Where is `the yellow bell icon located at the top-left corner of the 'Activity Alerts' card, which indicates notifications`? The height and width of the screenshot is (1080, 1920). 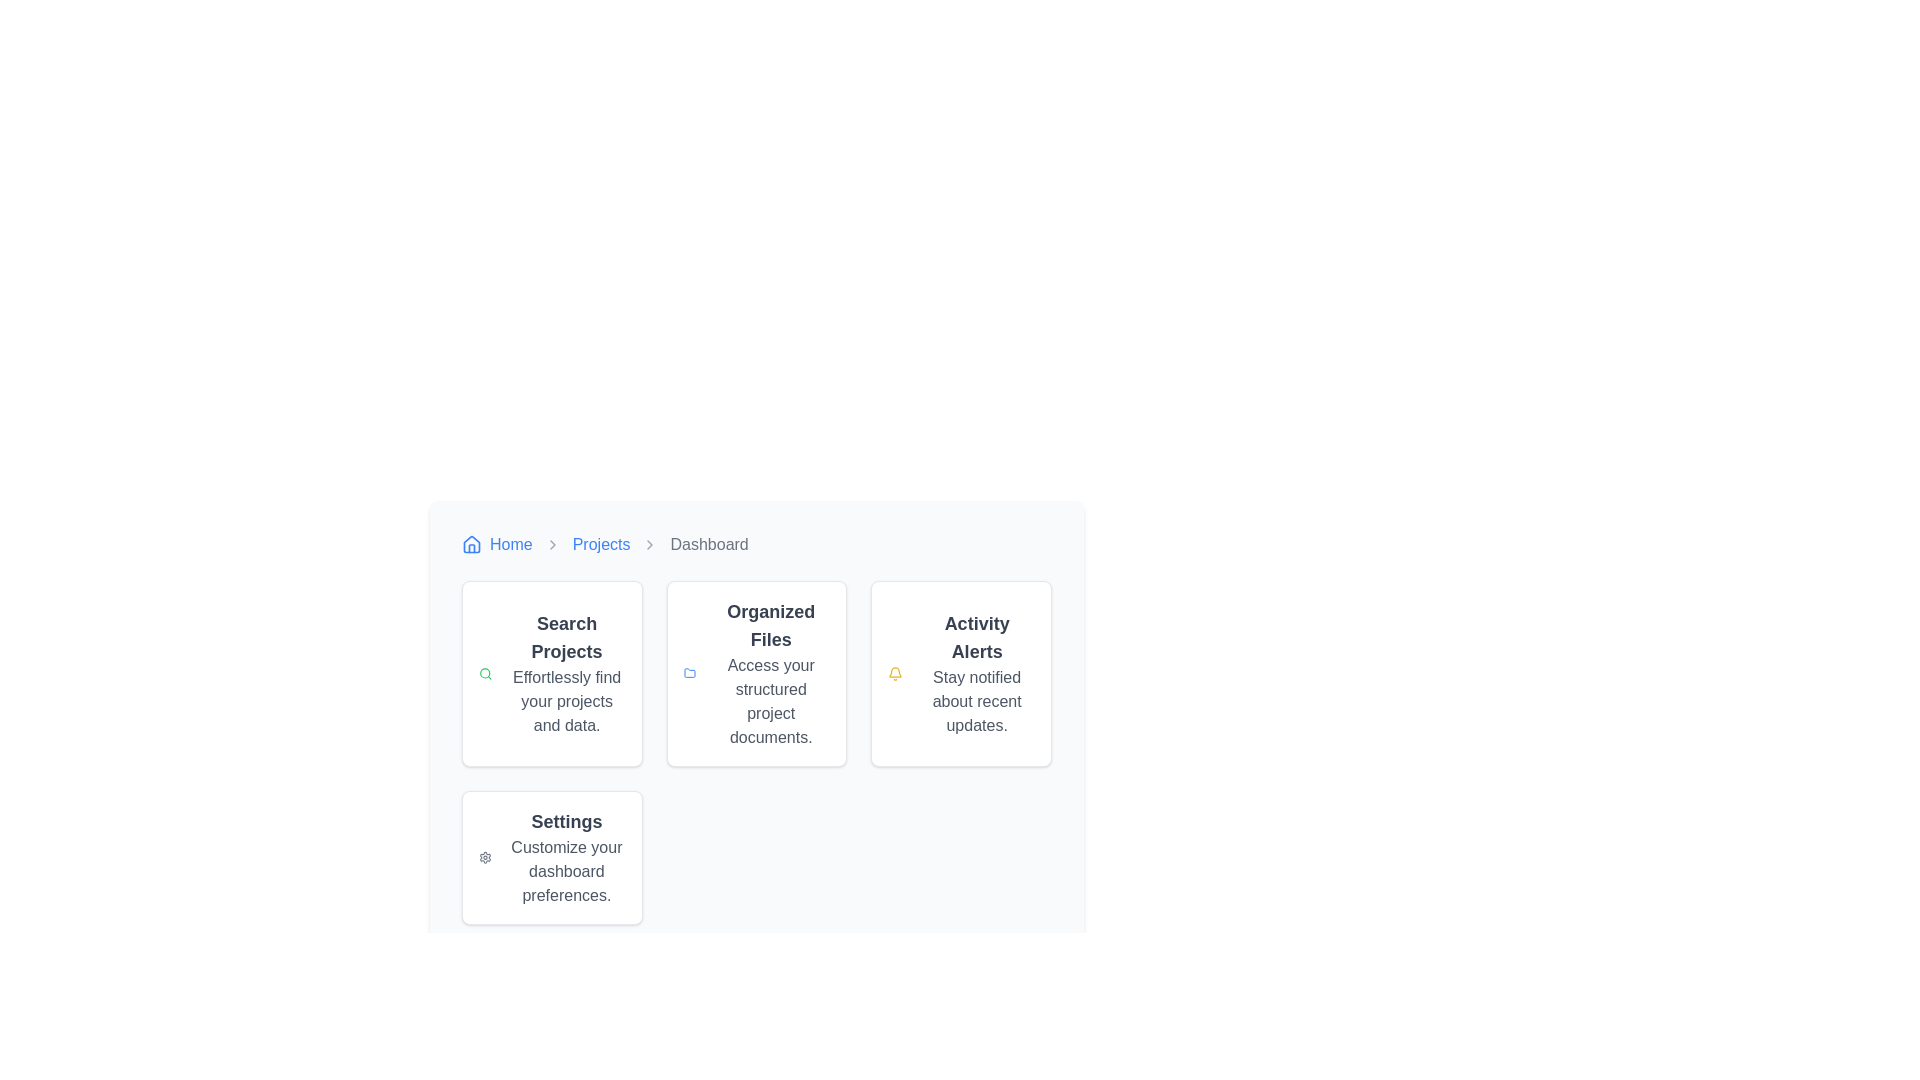
the yellow bell icon located at the top-left corner of the 'Activity Alerts' card, which indicates notifications is located at coordinates (894, 674).